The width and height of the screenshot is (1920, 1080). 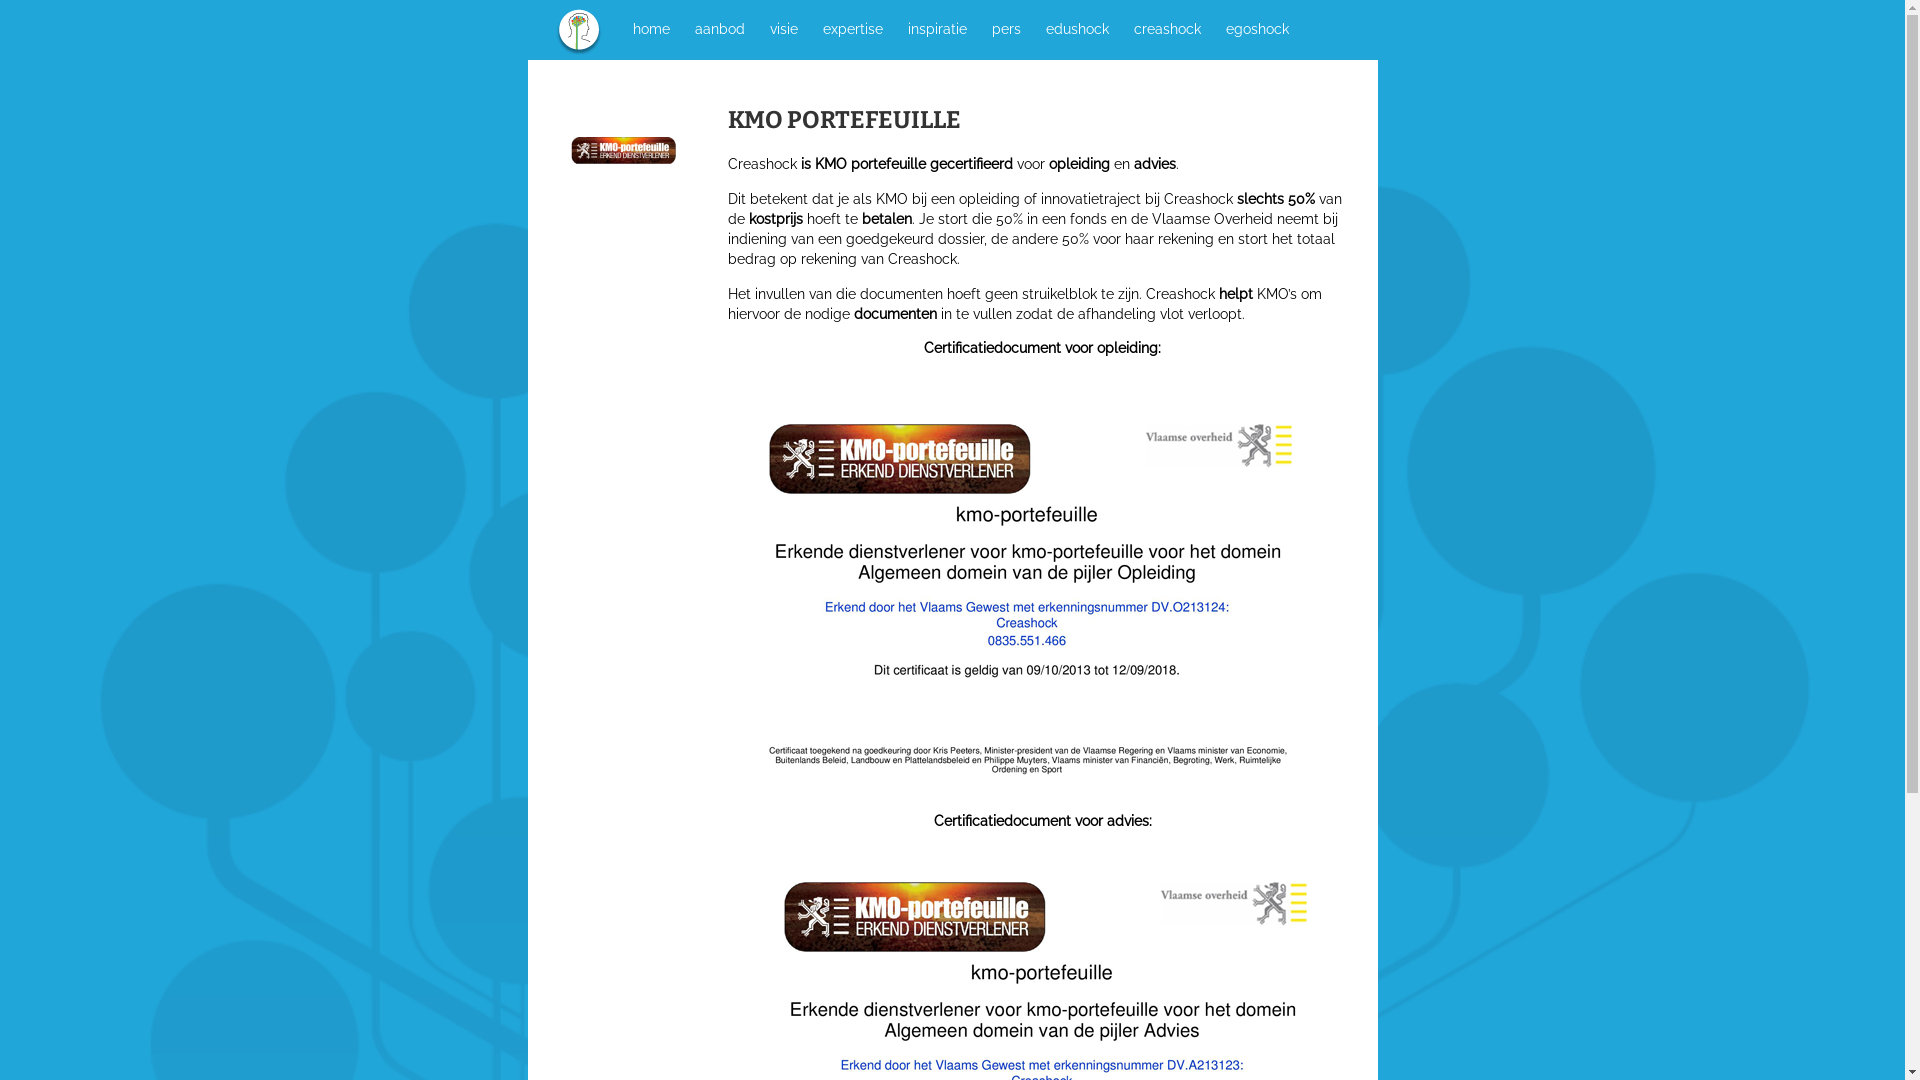 I want to click on 'egoshock', so click(x=1218, y=28).